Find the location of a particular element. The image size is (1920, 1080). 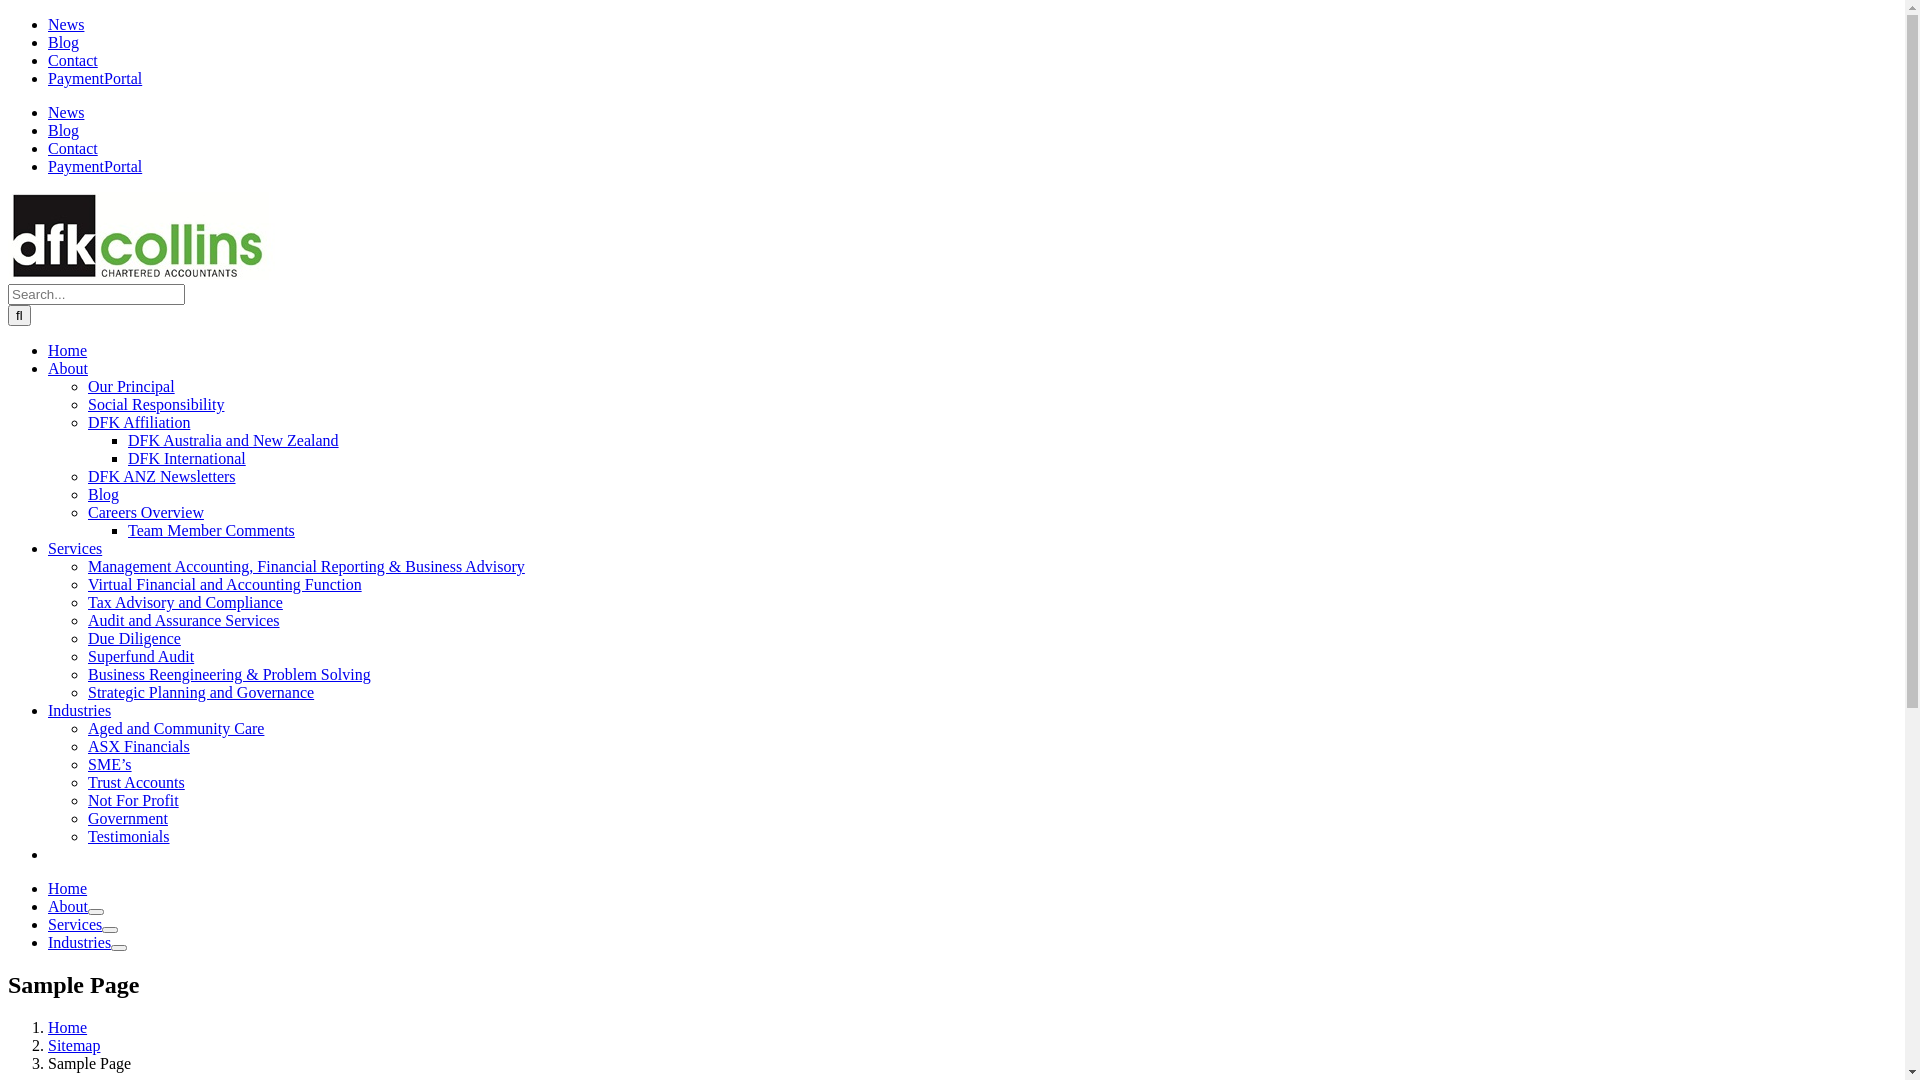

'DFK ANZ Newsletters' is located at coordinates (162, 476).